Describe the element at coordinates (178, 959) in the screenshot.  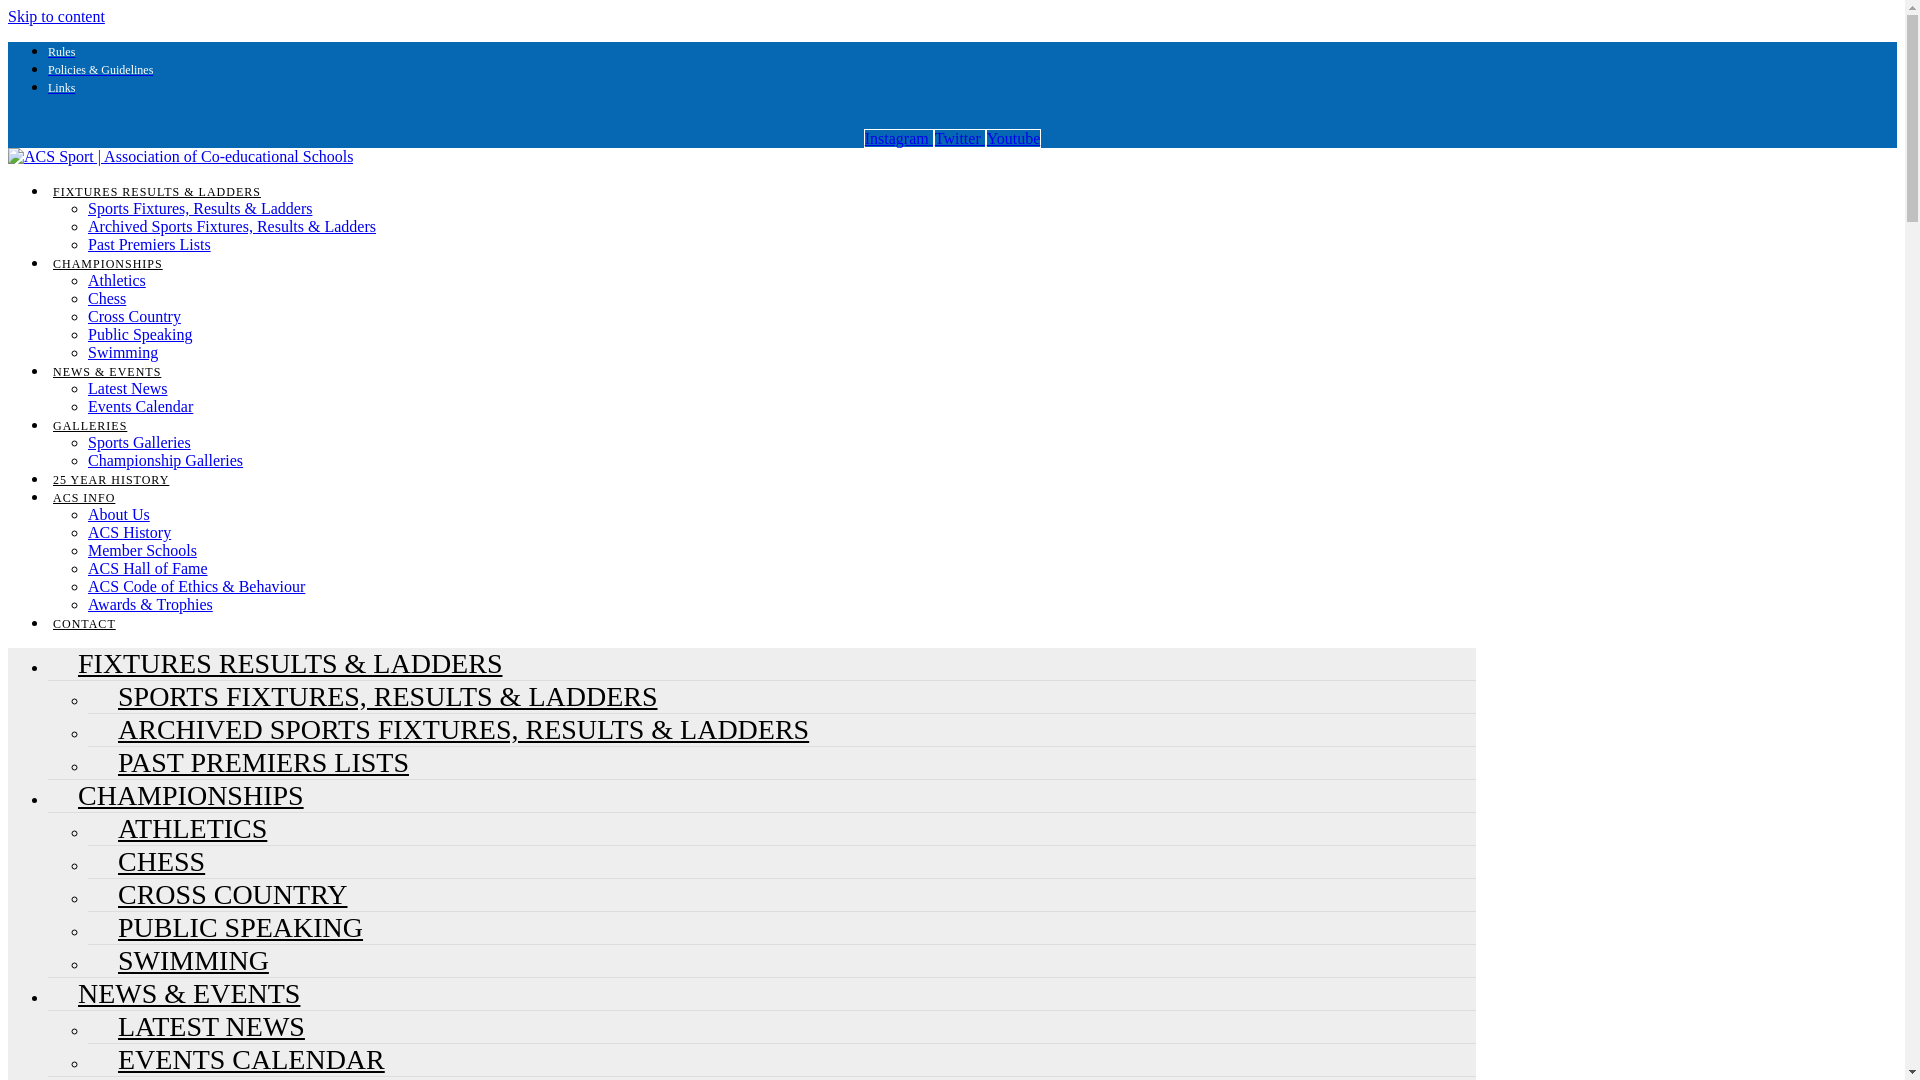
I see `'SWIMMING'` at that location.